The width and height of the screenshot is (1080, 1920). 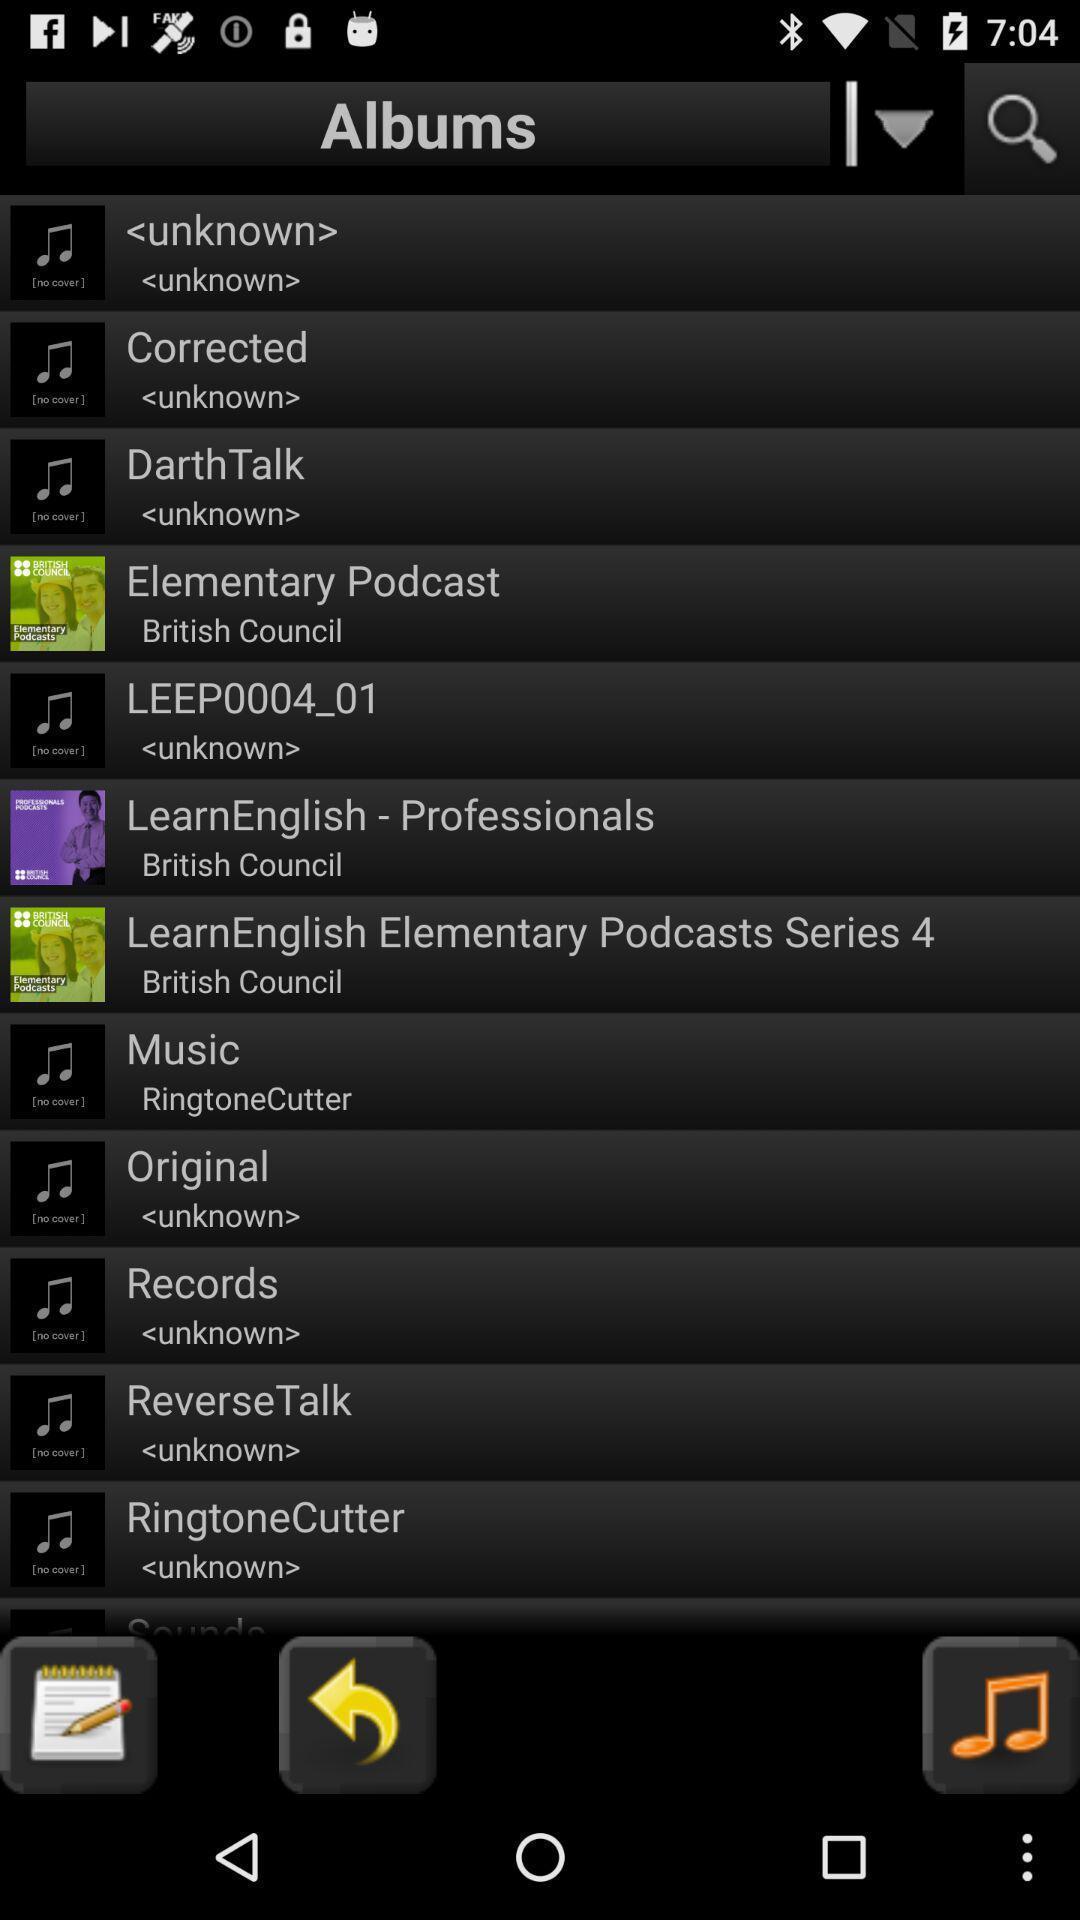 What do you see at coordinates (56, 1538) in the screenshot?
I see `the icon which is beside ringtonecutter` at bounding box center [56, 1538].